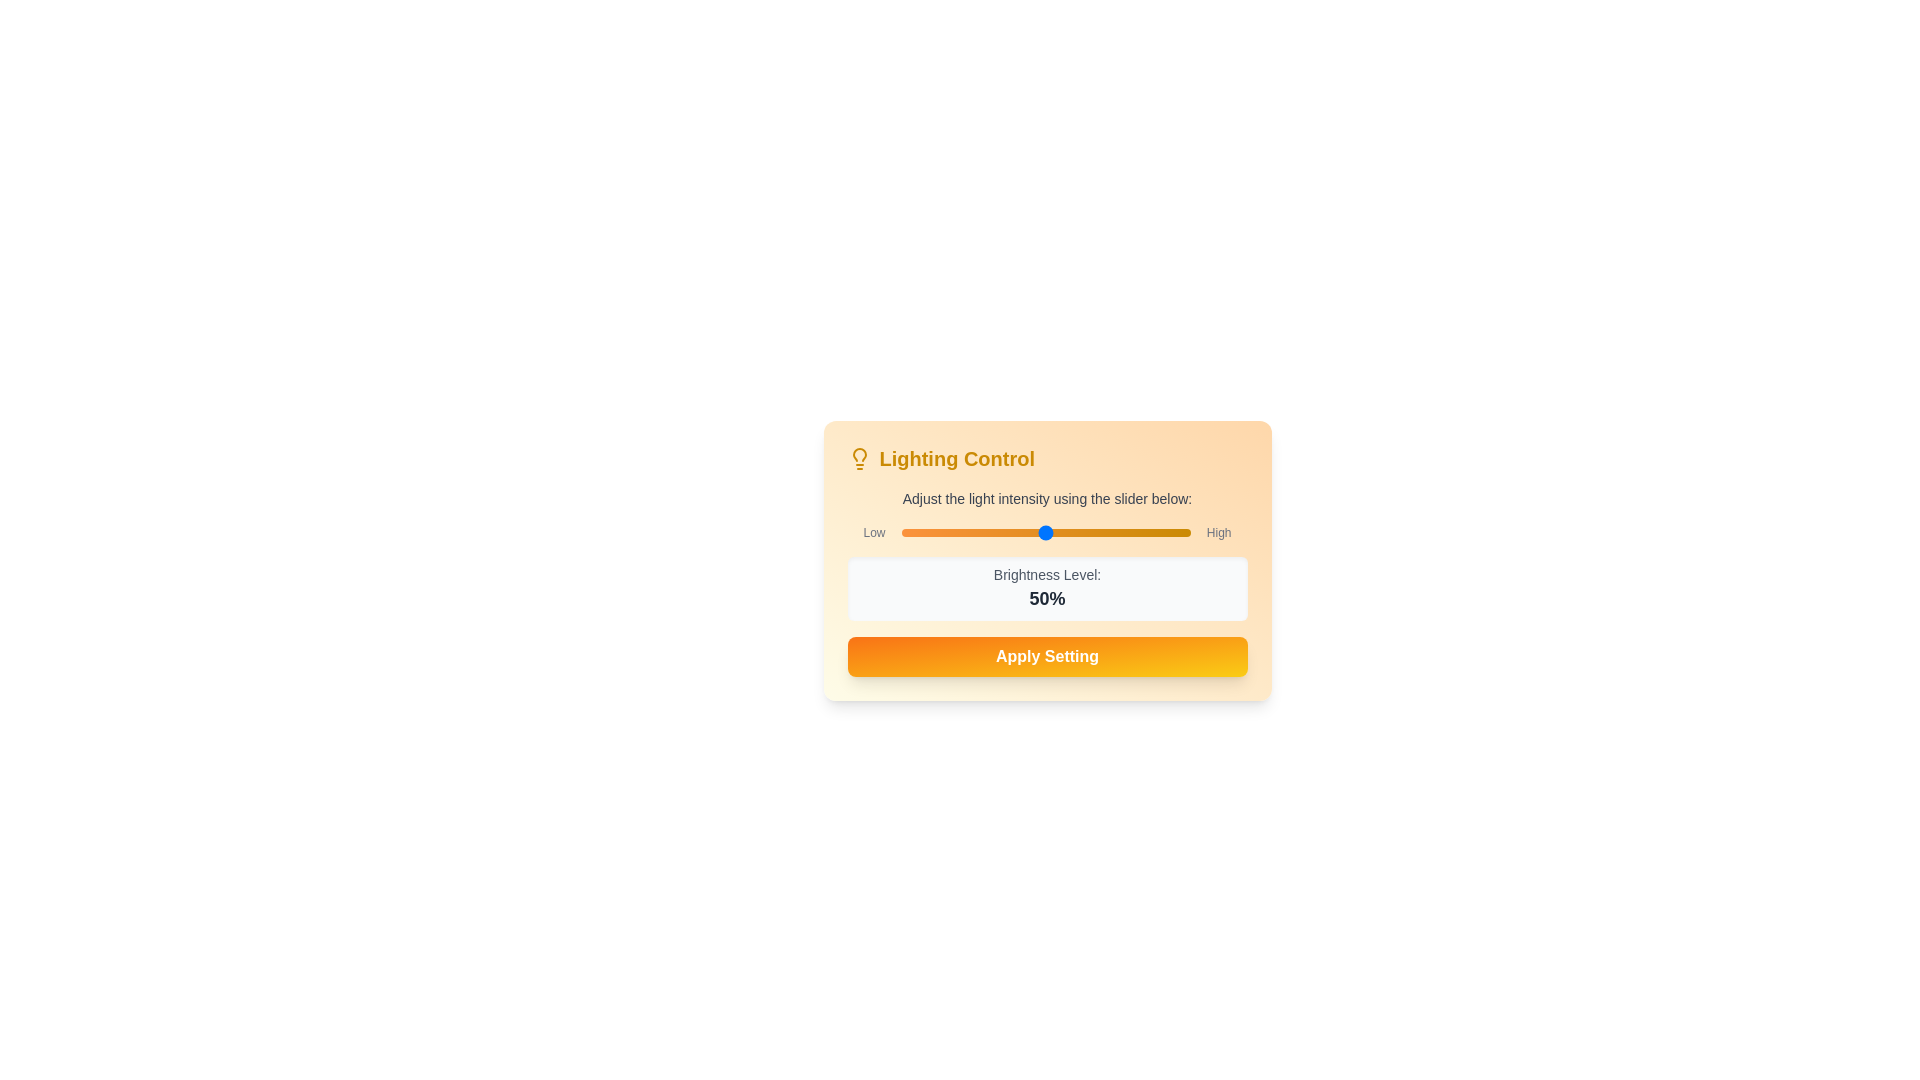 This screenshot has height=1080, width=1920. Describe the element at coordinates (952, 531) in the screenshot. I see `brightness` at that location.